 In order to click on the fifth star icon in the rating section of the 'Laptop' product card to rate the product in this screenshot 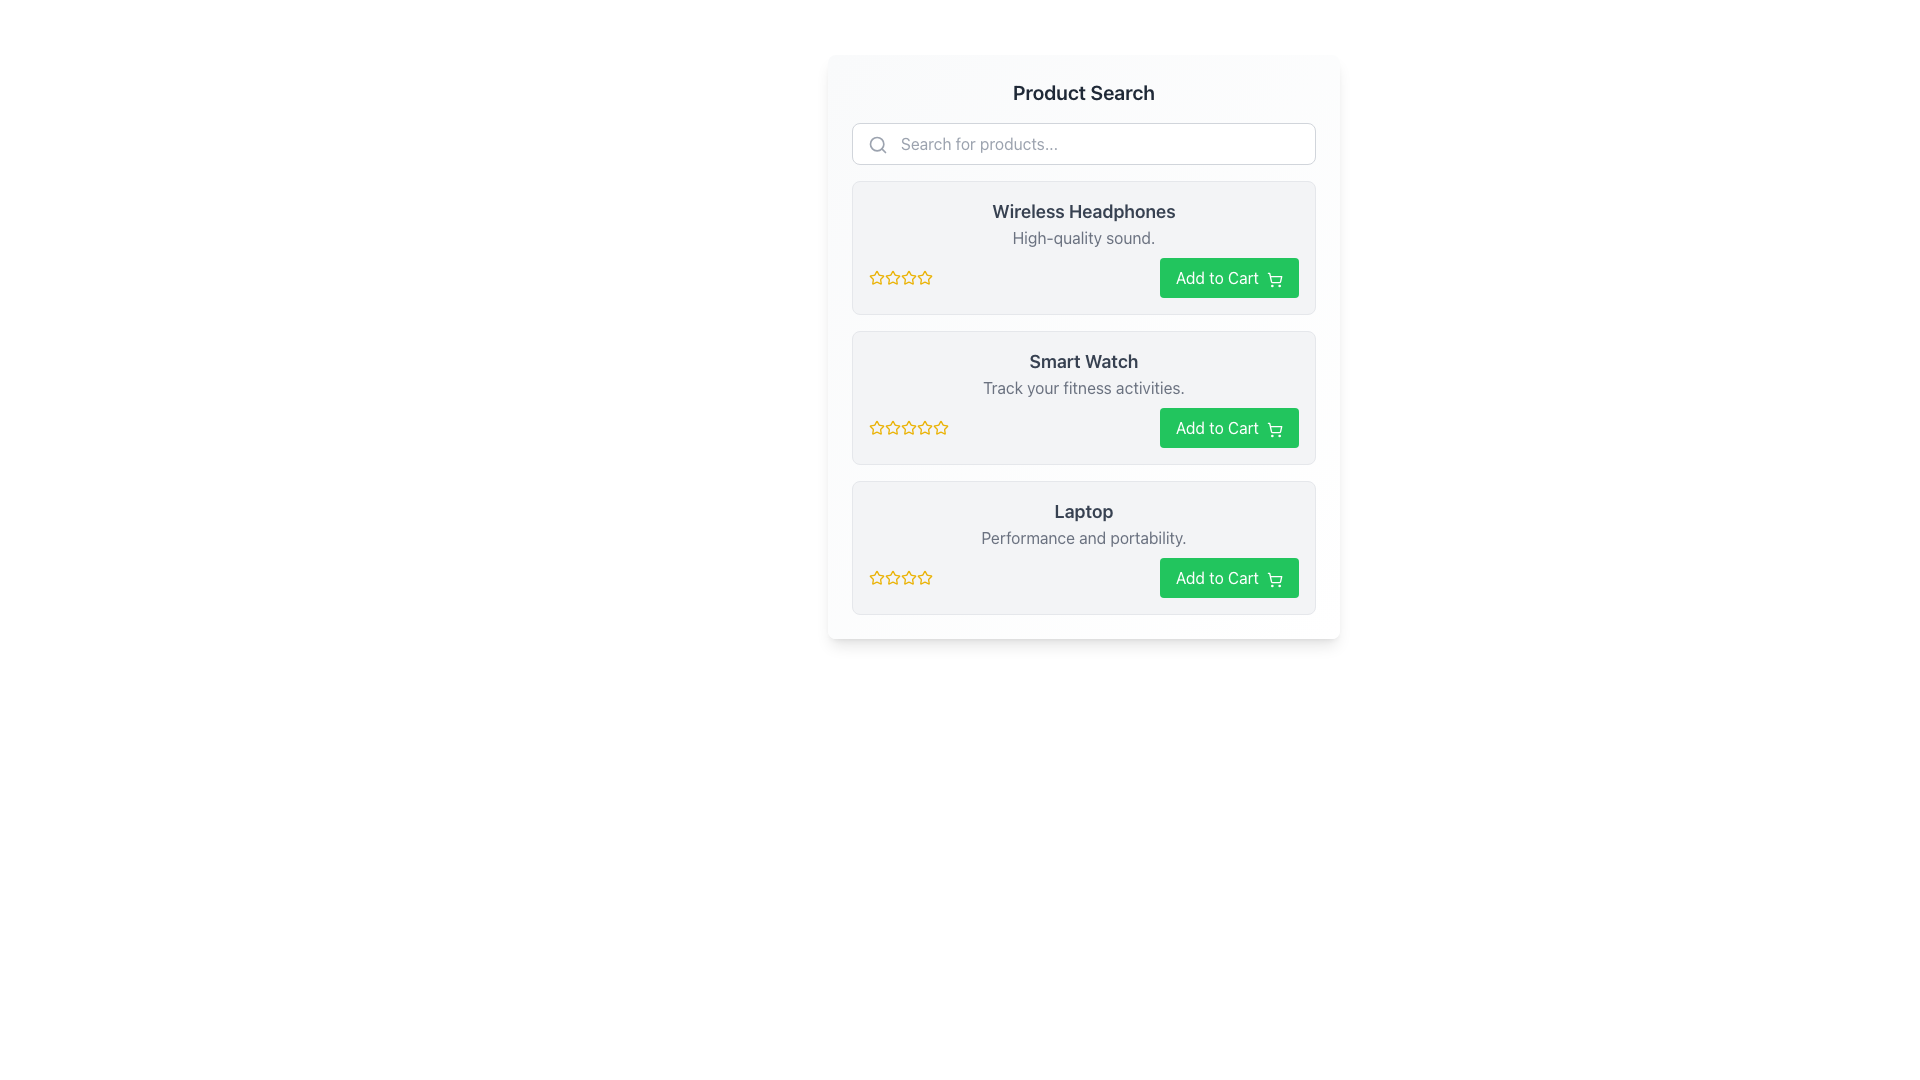, I will do `click(923, 577)`.